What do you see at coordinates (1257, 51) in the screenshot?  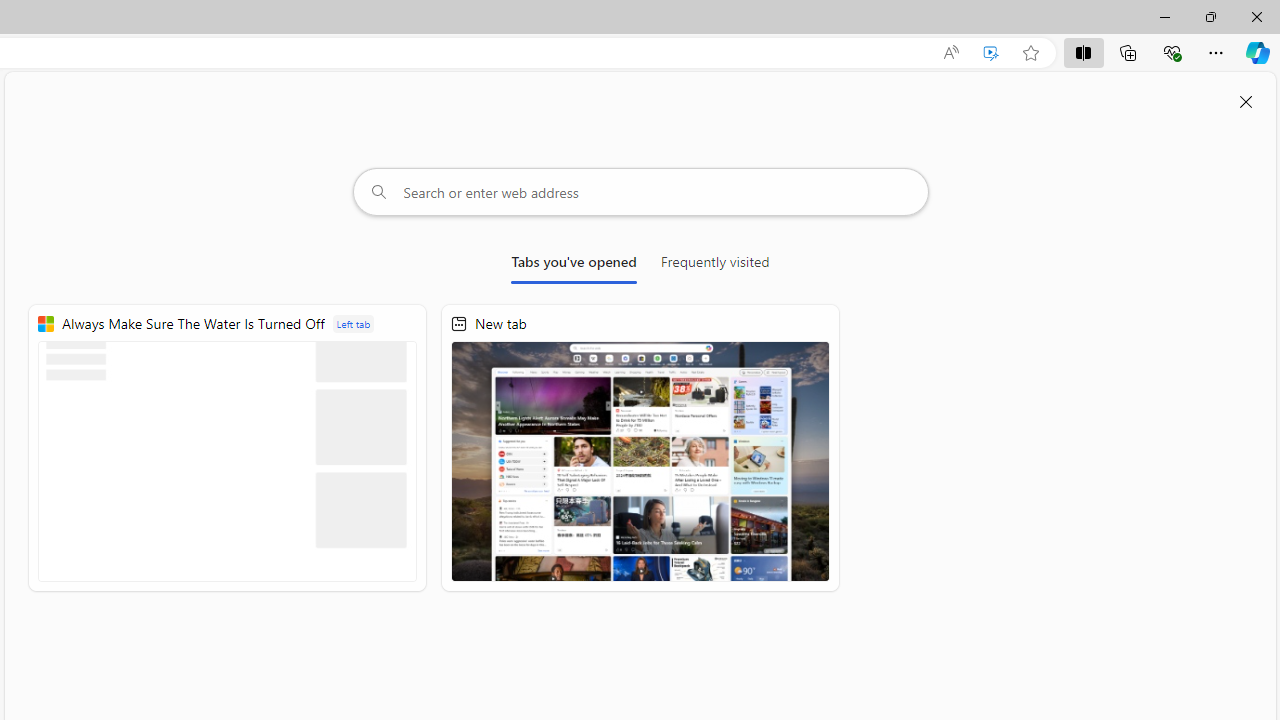 I see `'Copilot (Ctrl+Shift+.)'` at bounding box center [1257, 51].